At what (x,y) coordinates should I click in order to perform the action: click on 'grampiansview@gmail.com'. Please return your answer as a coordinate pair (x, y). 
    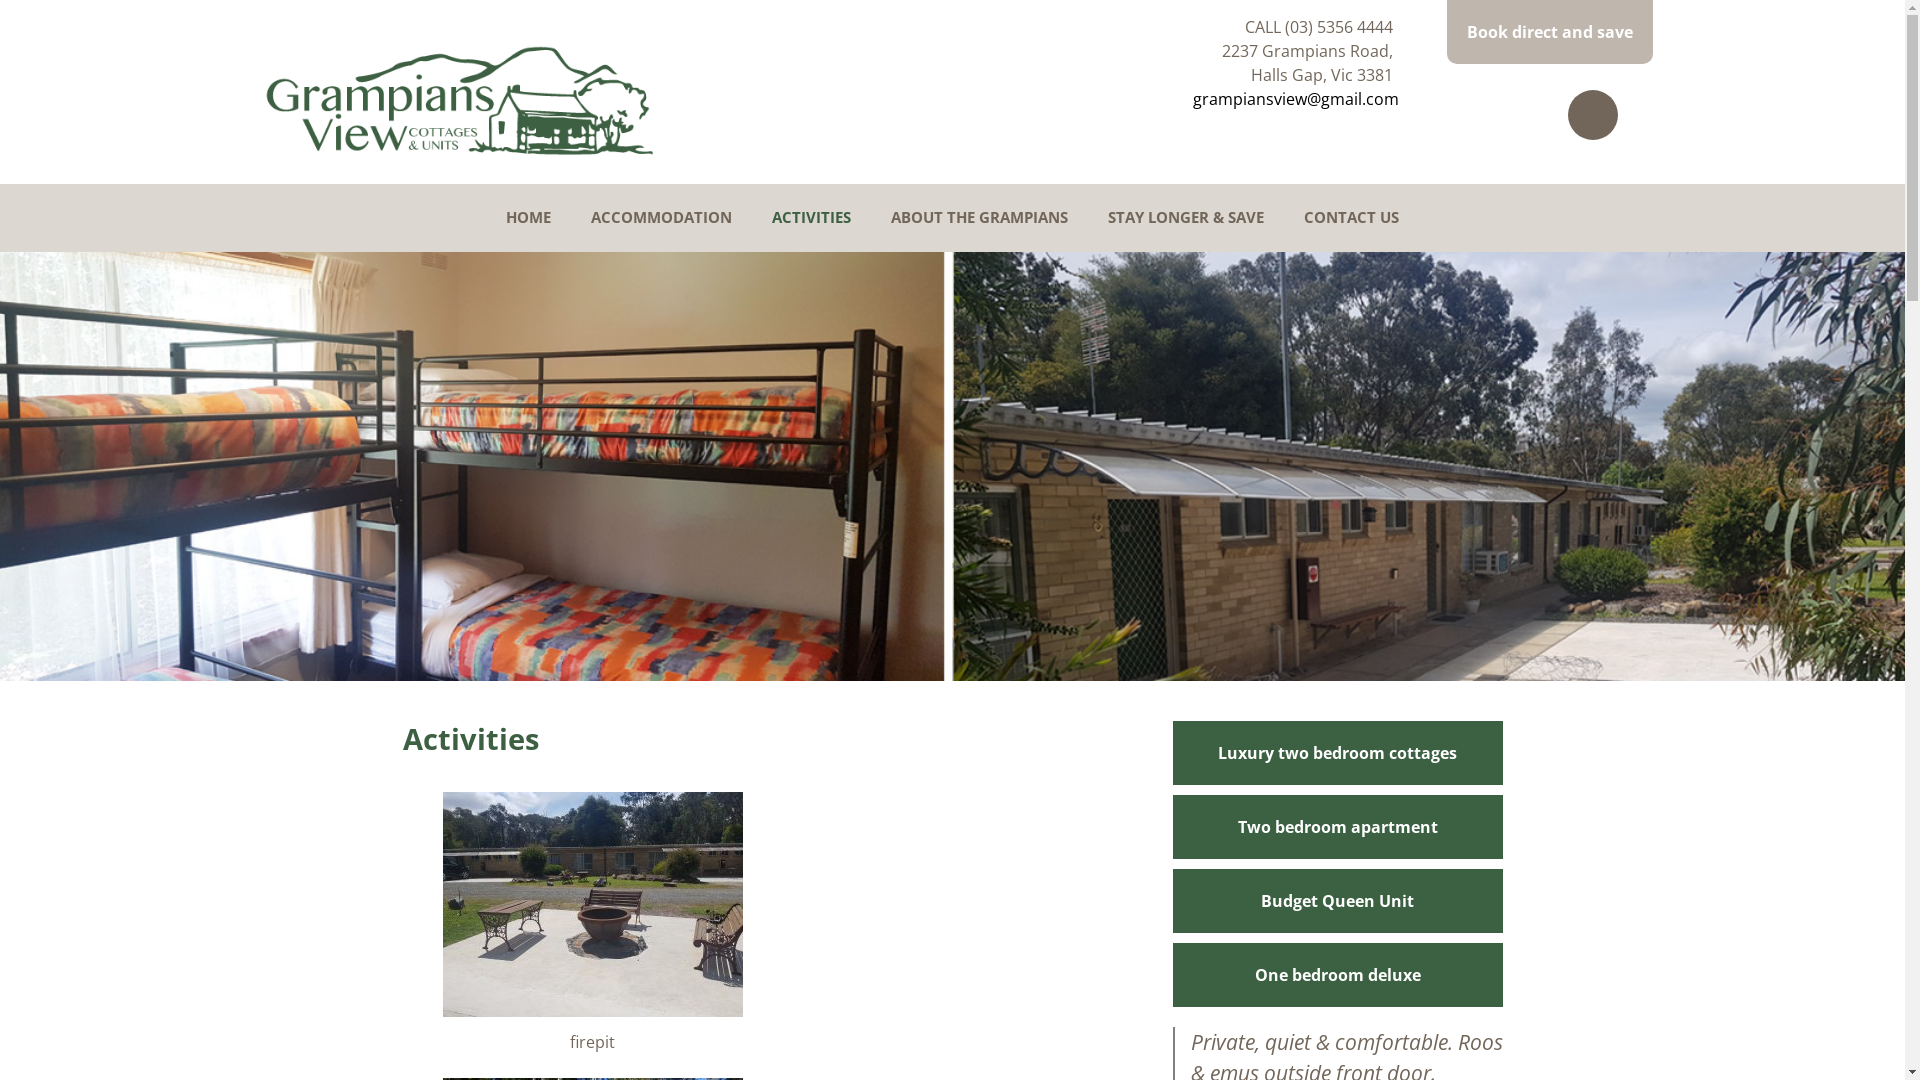
    Looking at the image, I should click on (1295, 99).